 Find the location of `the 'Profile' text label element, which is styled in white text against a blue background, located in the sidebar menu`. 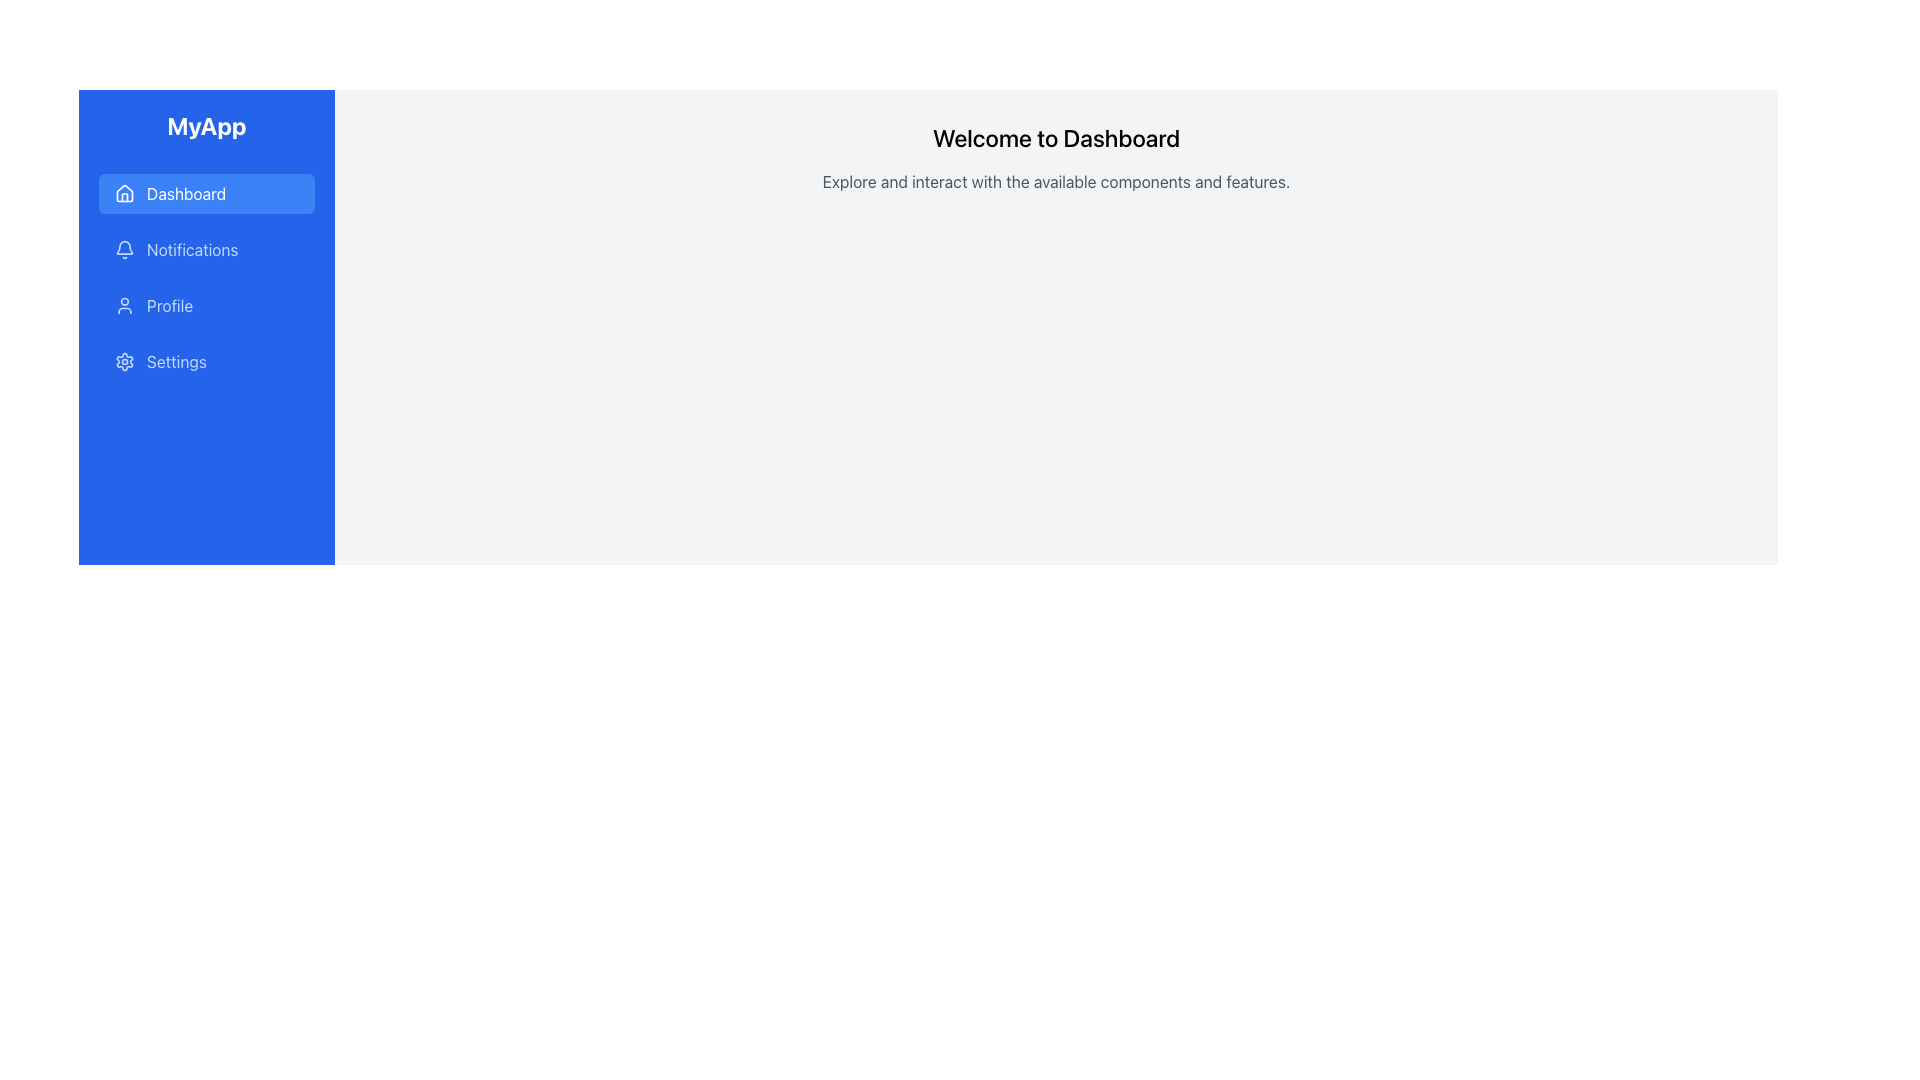

the 'Profile' text label element, which is styled in white text against a blue background, located in the sidebar menu is located at coordinates (170, 305).